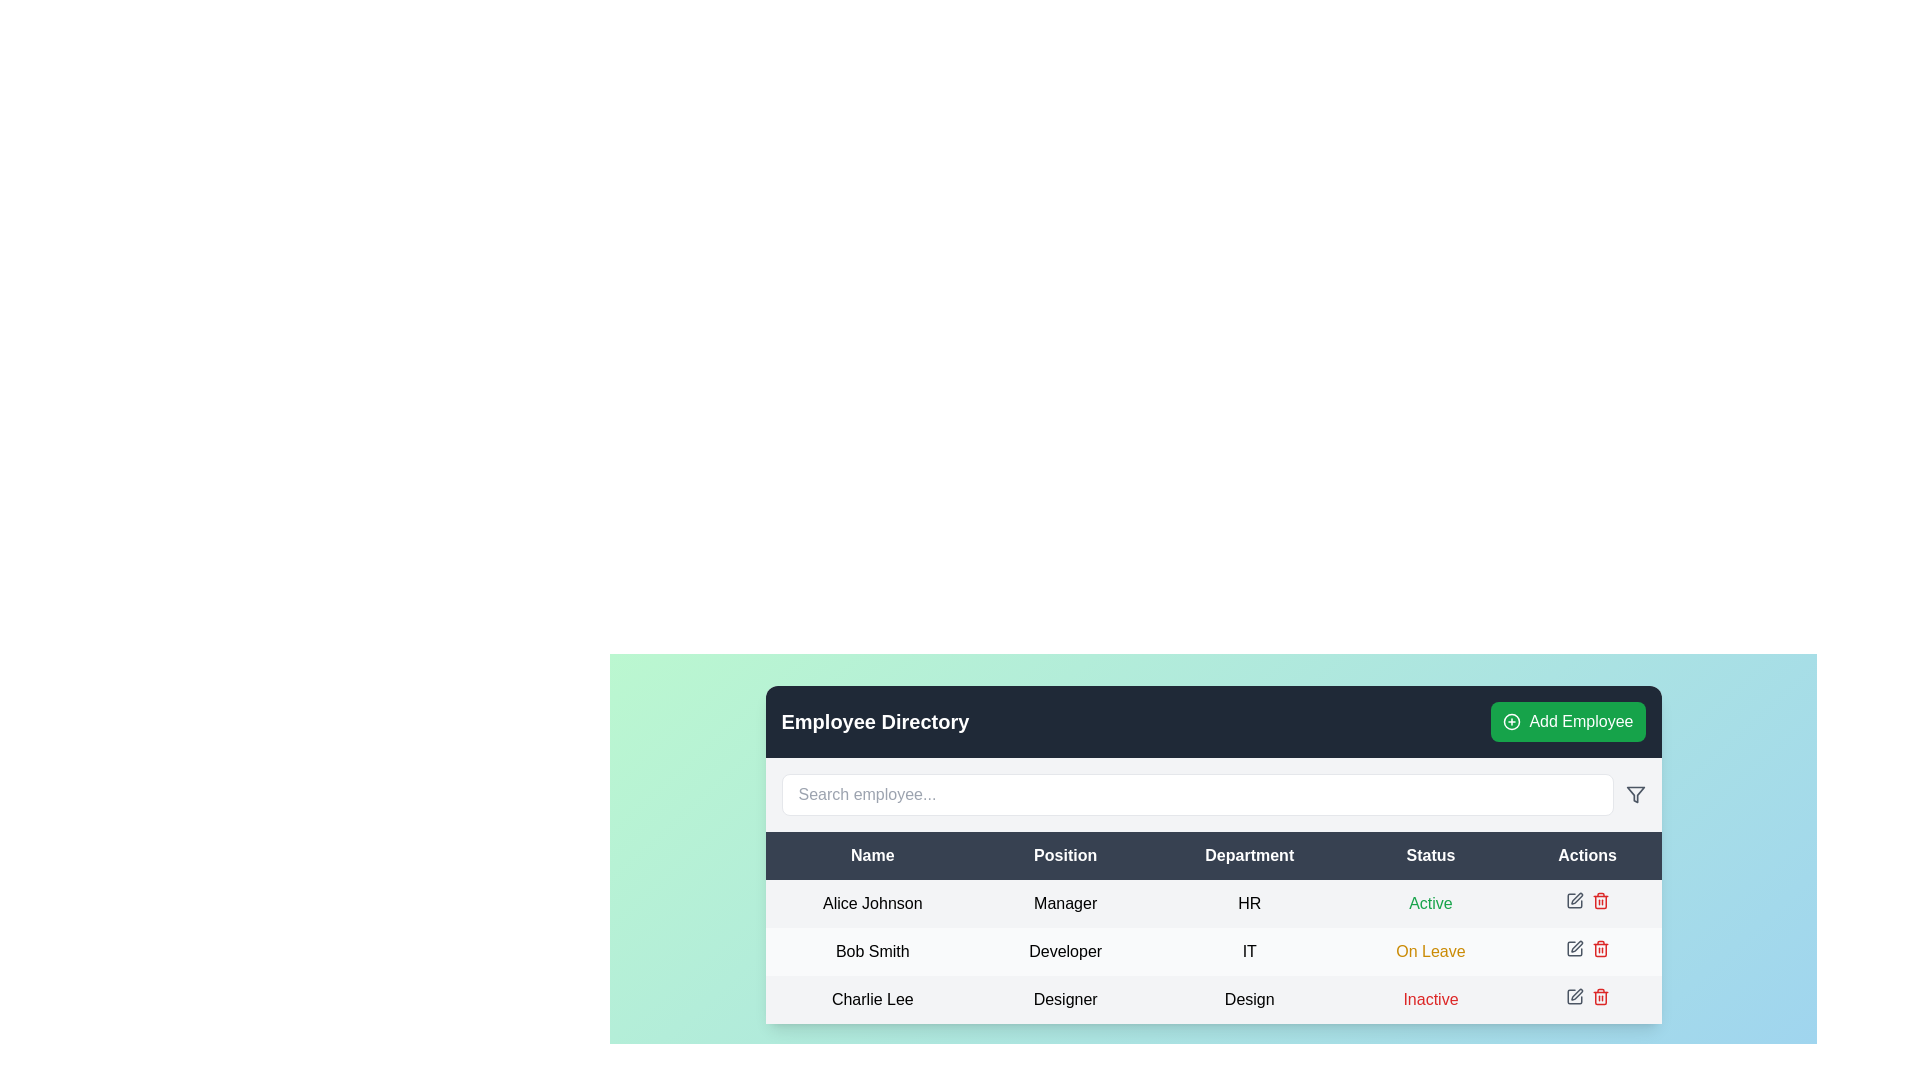  Describe the element at coordinates (1064, 999) in the screenshot. I see `text label displaying 'Designer', located in the third row under the 'Position' column of the employee directory table, positioned between 'Charlie Lee' and 'Design'` at that location.